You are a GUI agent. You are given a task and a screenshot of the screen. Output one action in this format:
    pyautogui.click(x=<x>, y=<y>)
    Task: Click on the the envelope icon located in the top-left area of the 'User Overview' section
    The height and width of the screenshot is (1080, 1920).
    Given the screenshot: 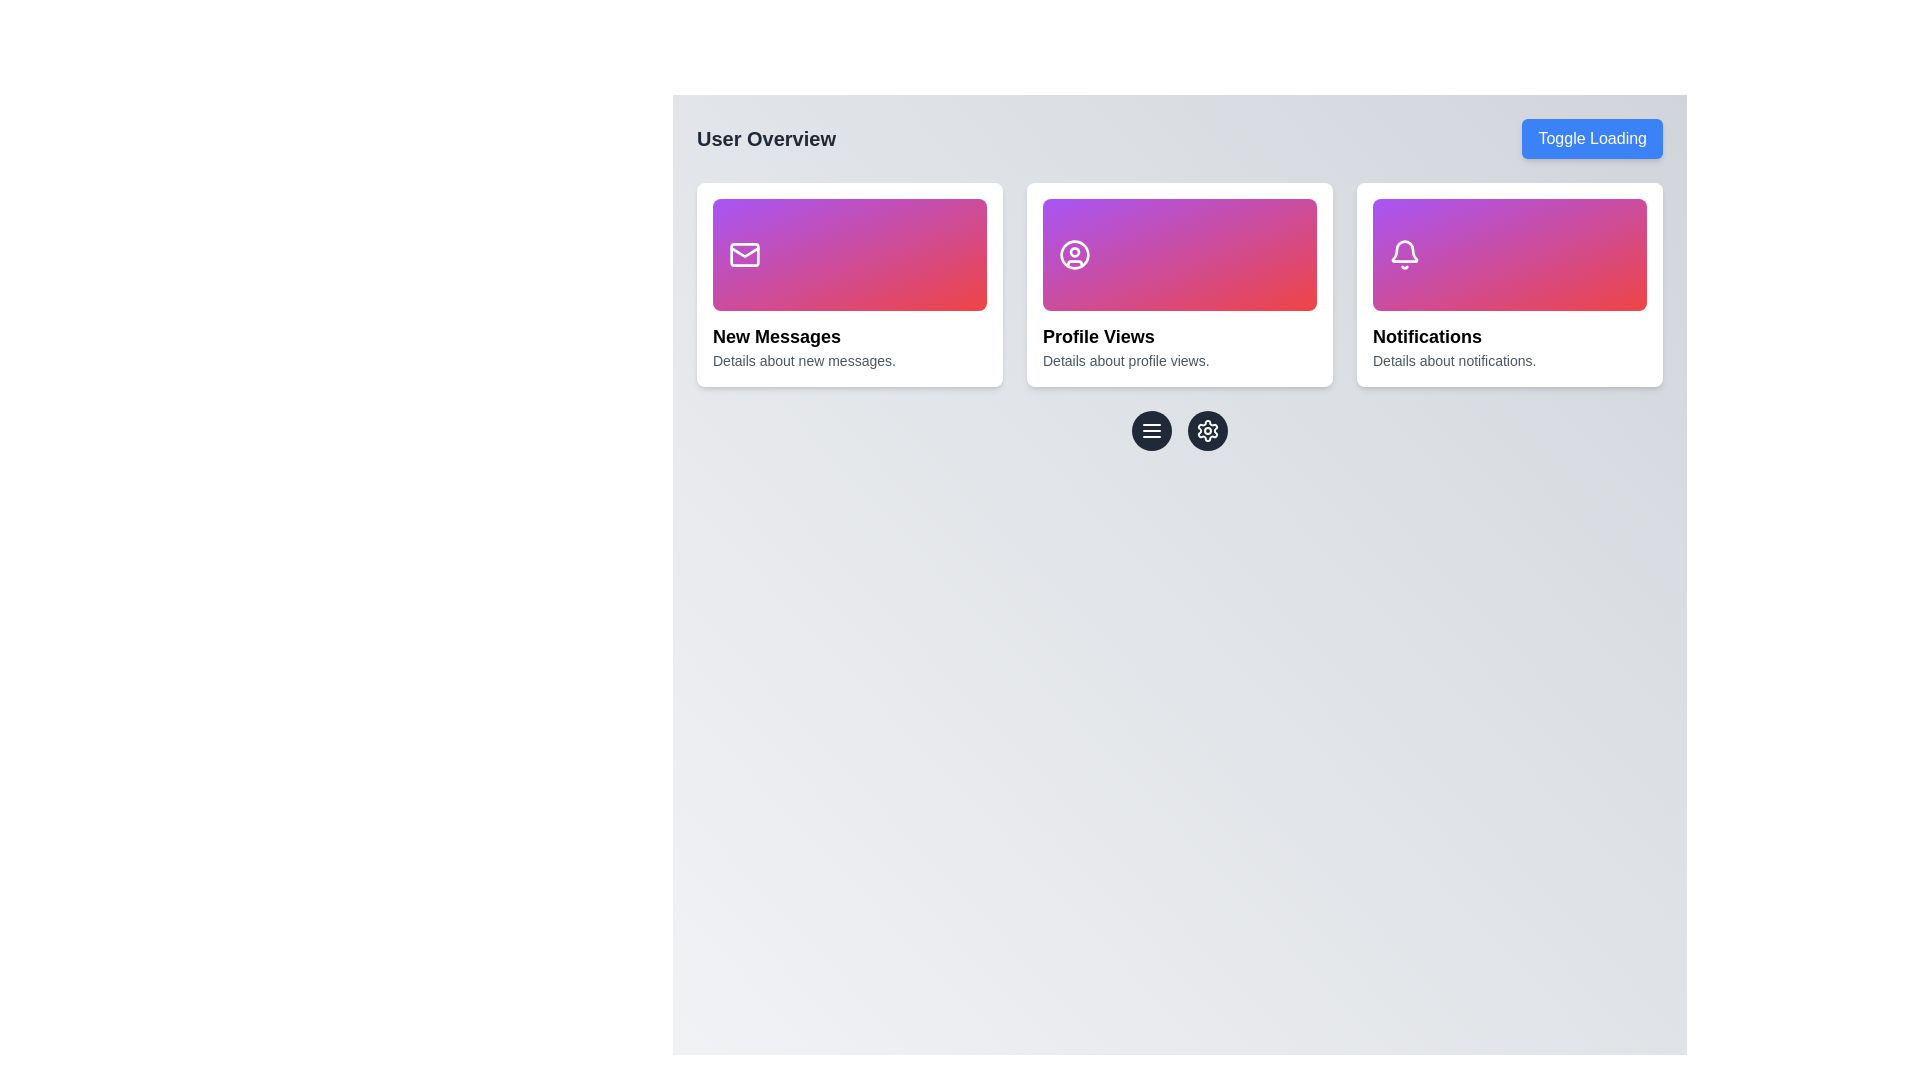 What is the action you would take?
    pyautogui.click(x=743, y=253)
    